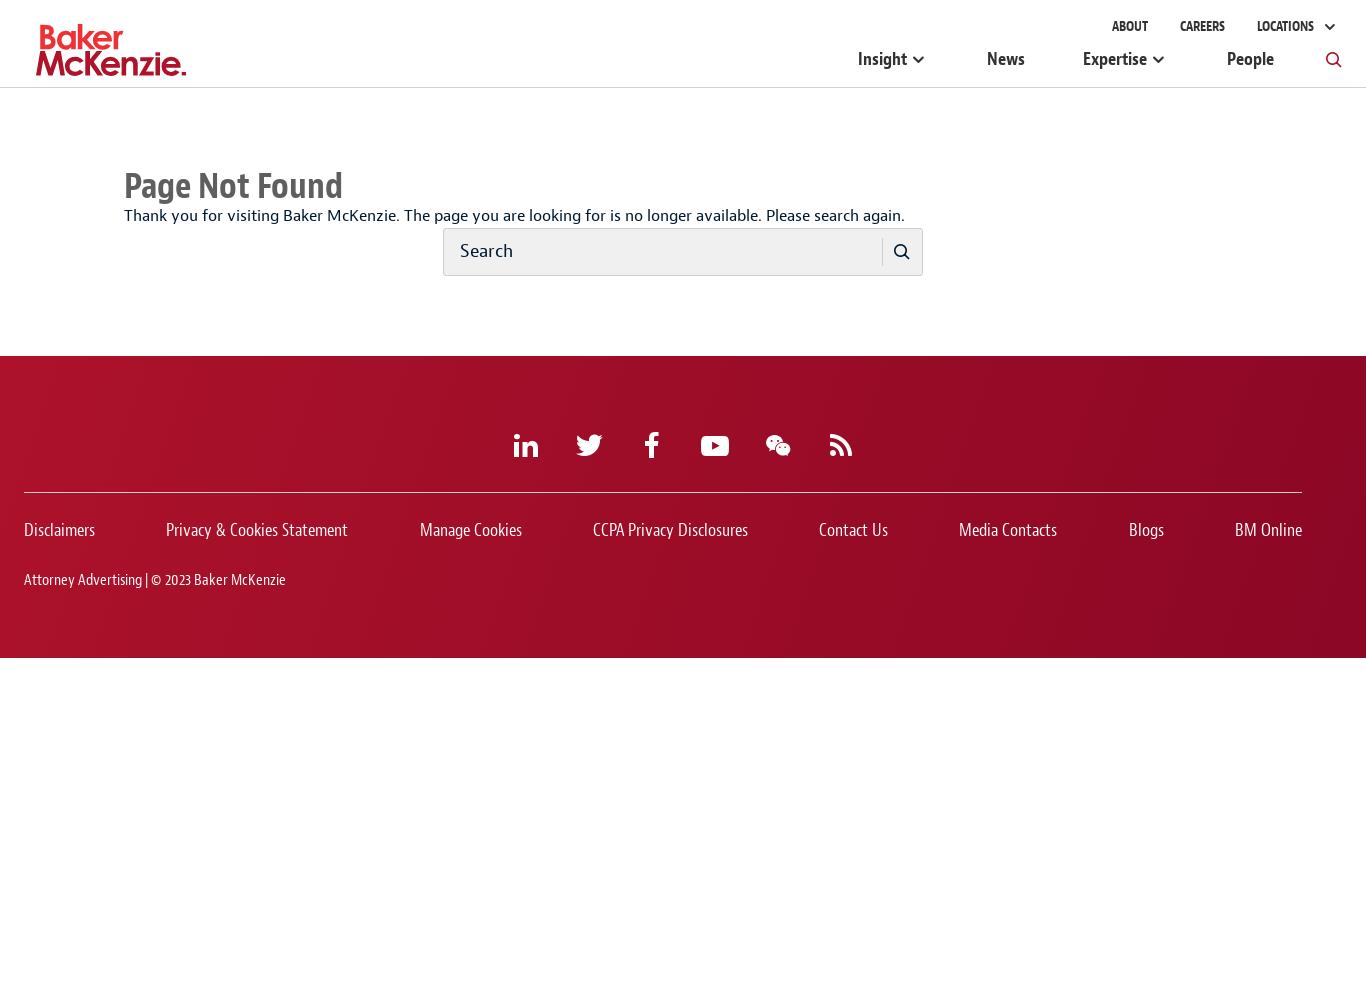 This screenshot has height=1000, width=1366. I want to click on 'About', so click(1128, 26).